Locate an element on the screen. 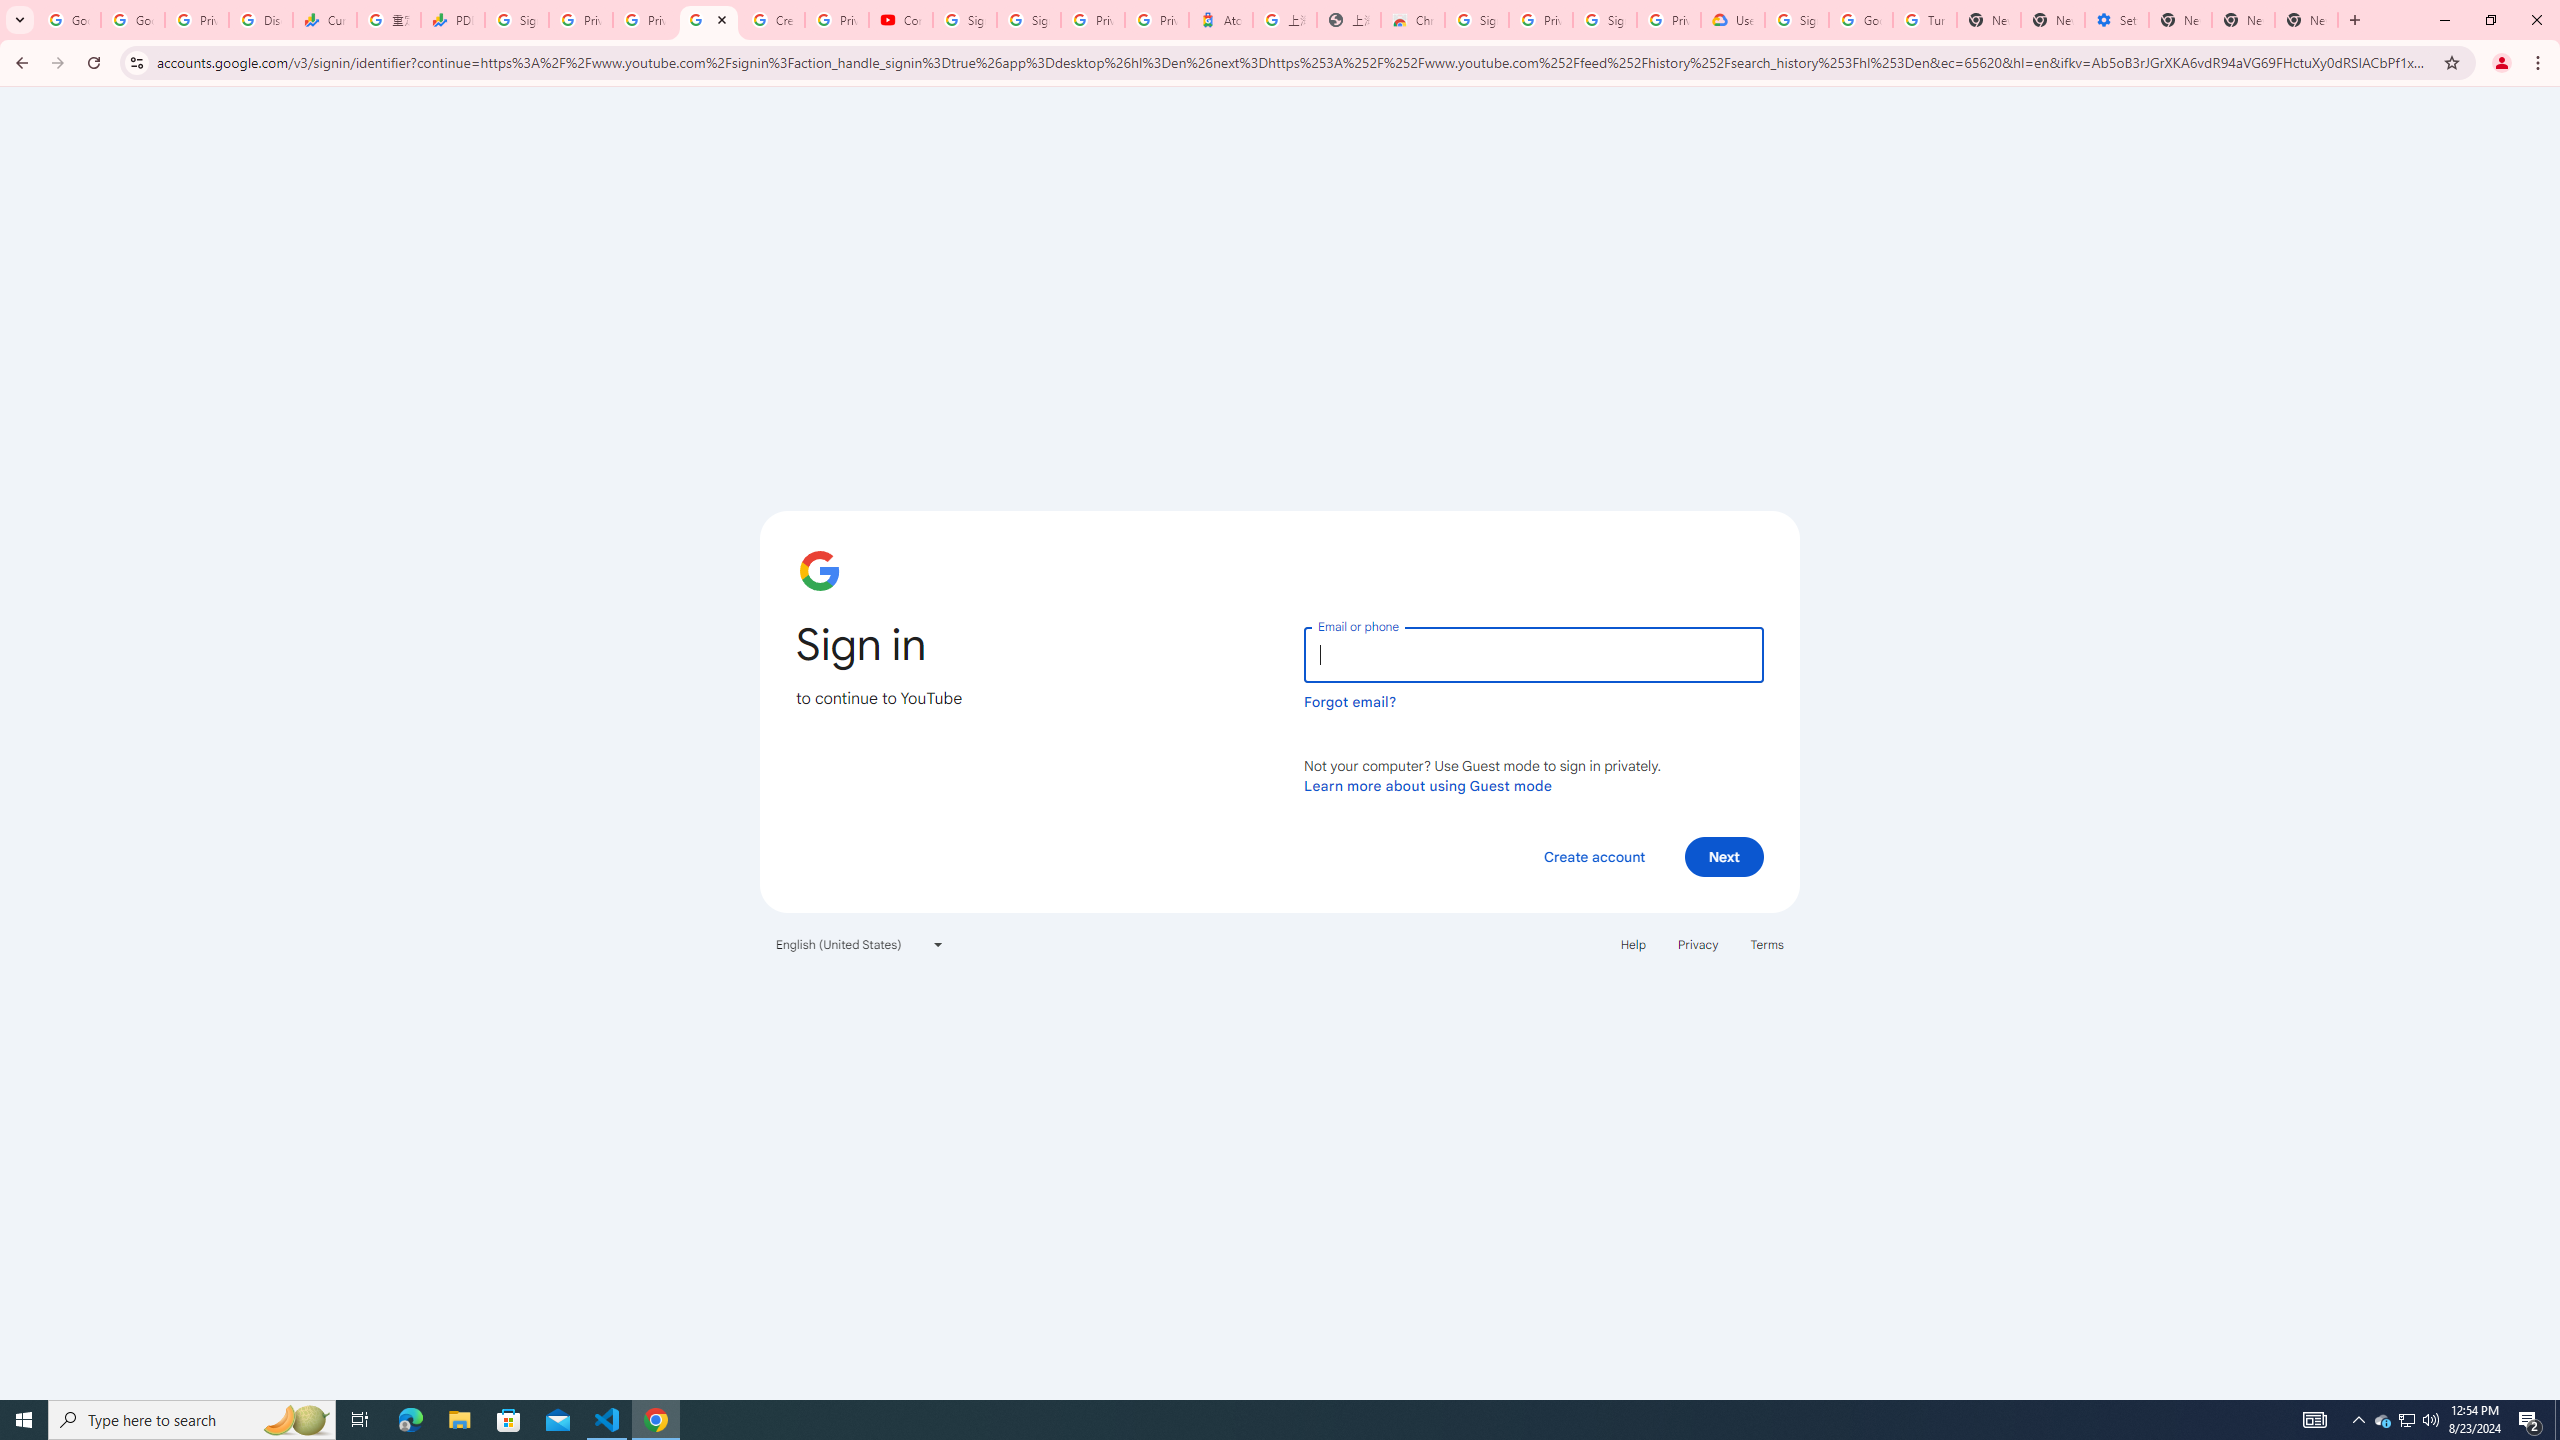 The height and width of the screenshot is (1440, 2560). 'YouTube' is located at coordinates (709, 19).